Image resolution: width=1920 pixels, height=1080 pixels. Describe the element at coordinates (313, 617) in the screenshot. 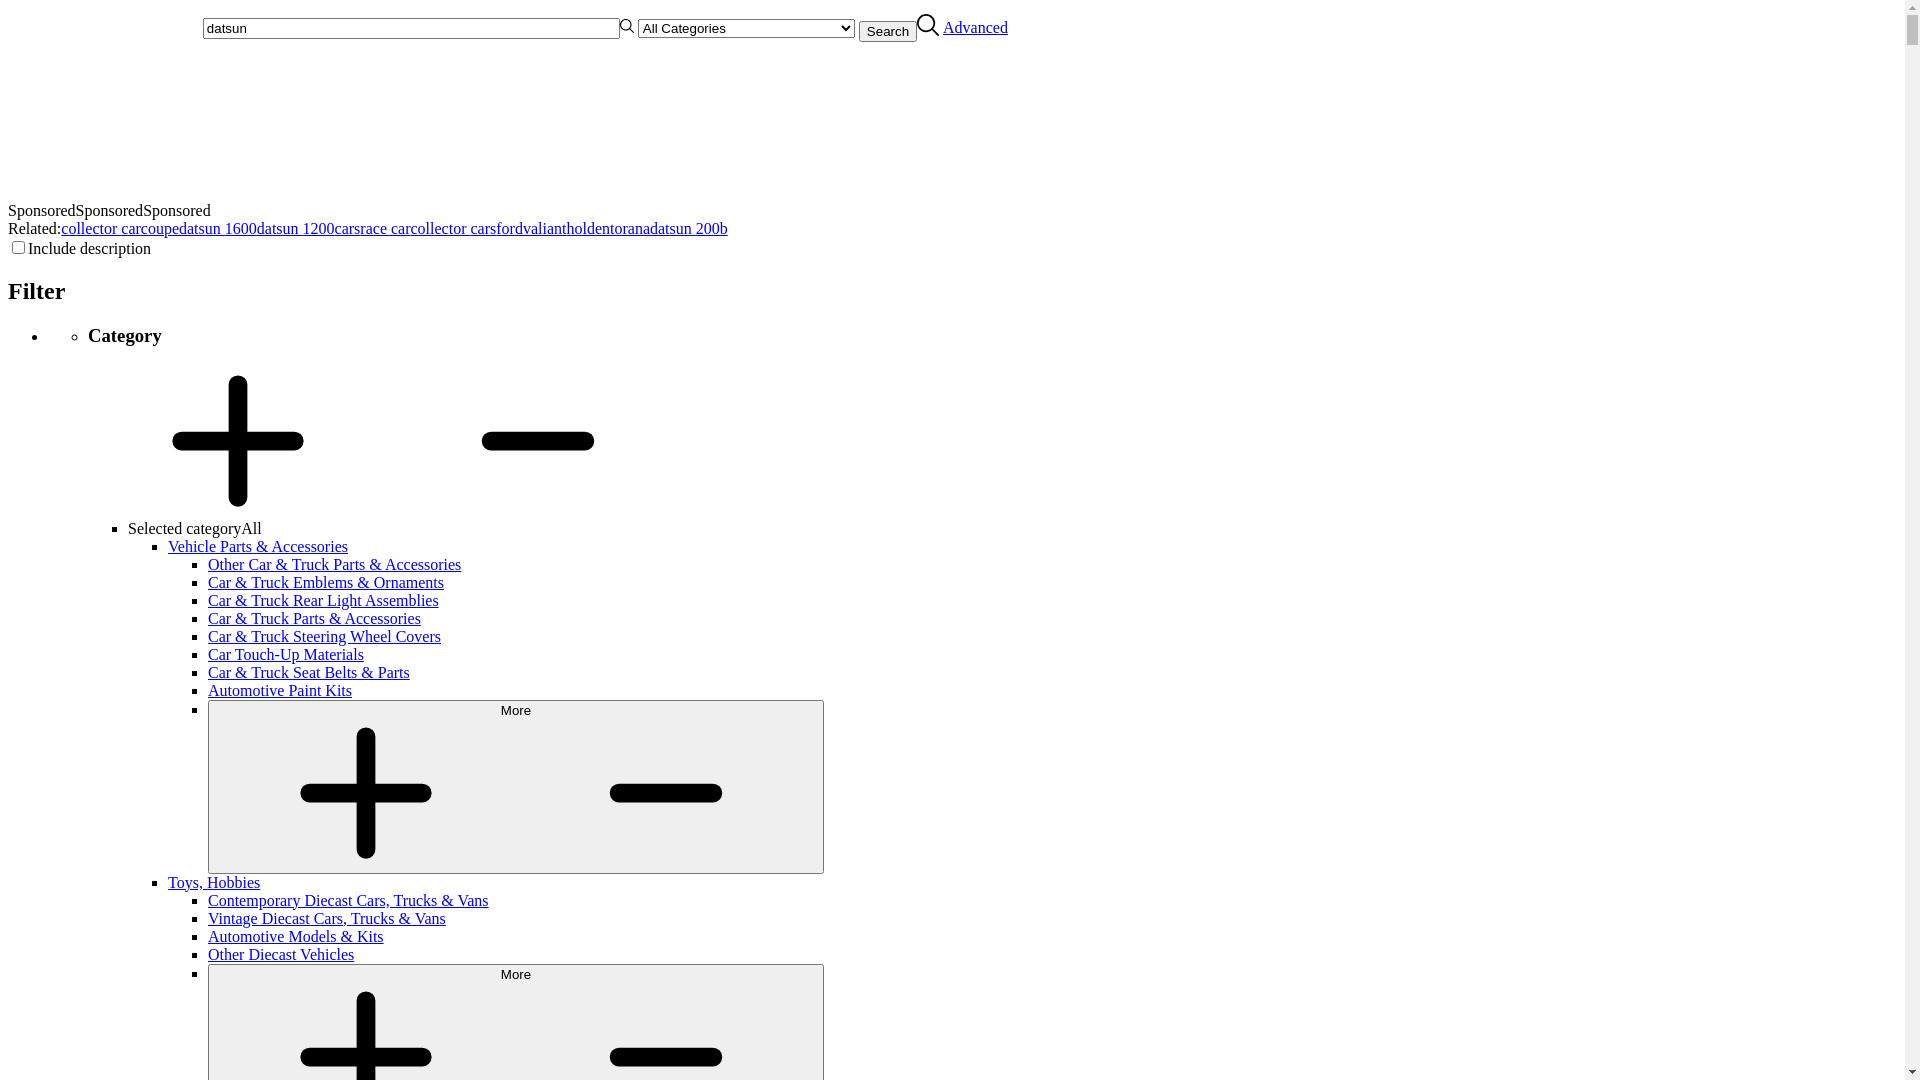

I see `'Car & Truck Parts & Accessories'` at that location.